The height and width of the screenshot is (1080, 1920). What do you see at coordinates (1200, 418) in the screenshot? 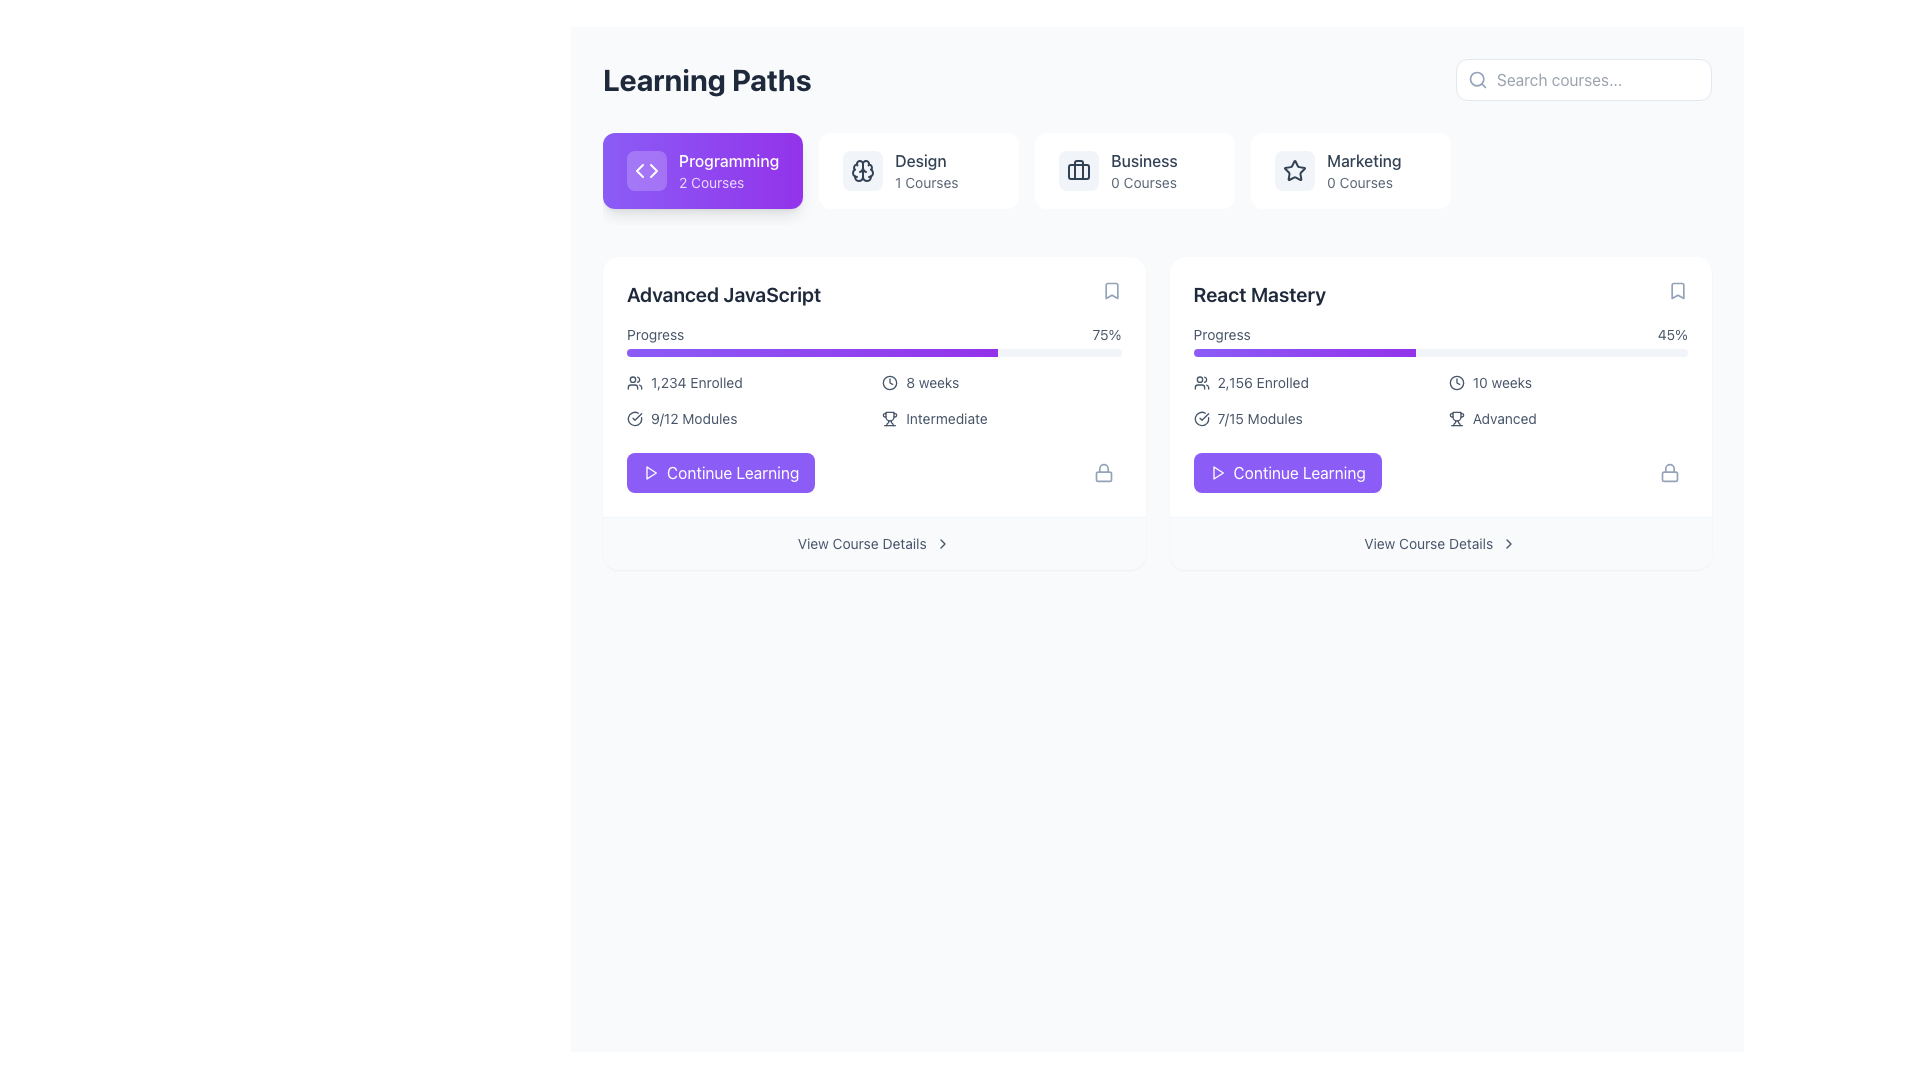
I see `the visual indication of the status or completion state represented by the graphical element within the icon located at the top-right corner of the 'React Mastery' card` at bounding box center [1200, 418].